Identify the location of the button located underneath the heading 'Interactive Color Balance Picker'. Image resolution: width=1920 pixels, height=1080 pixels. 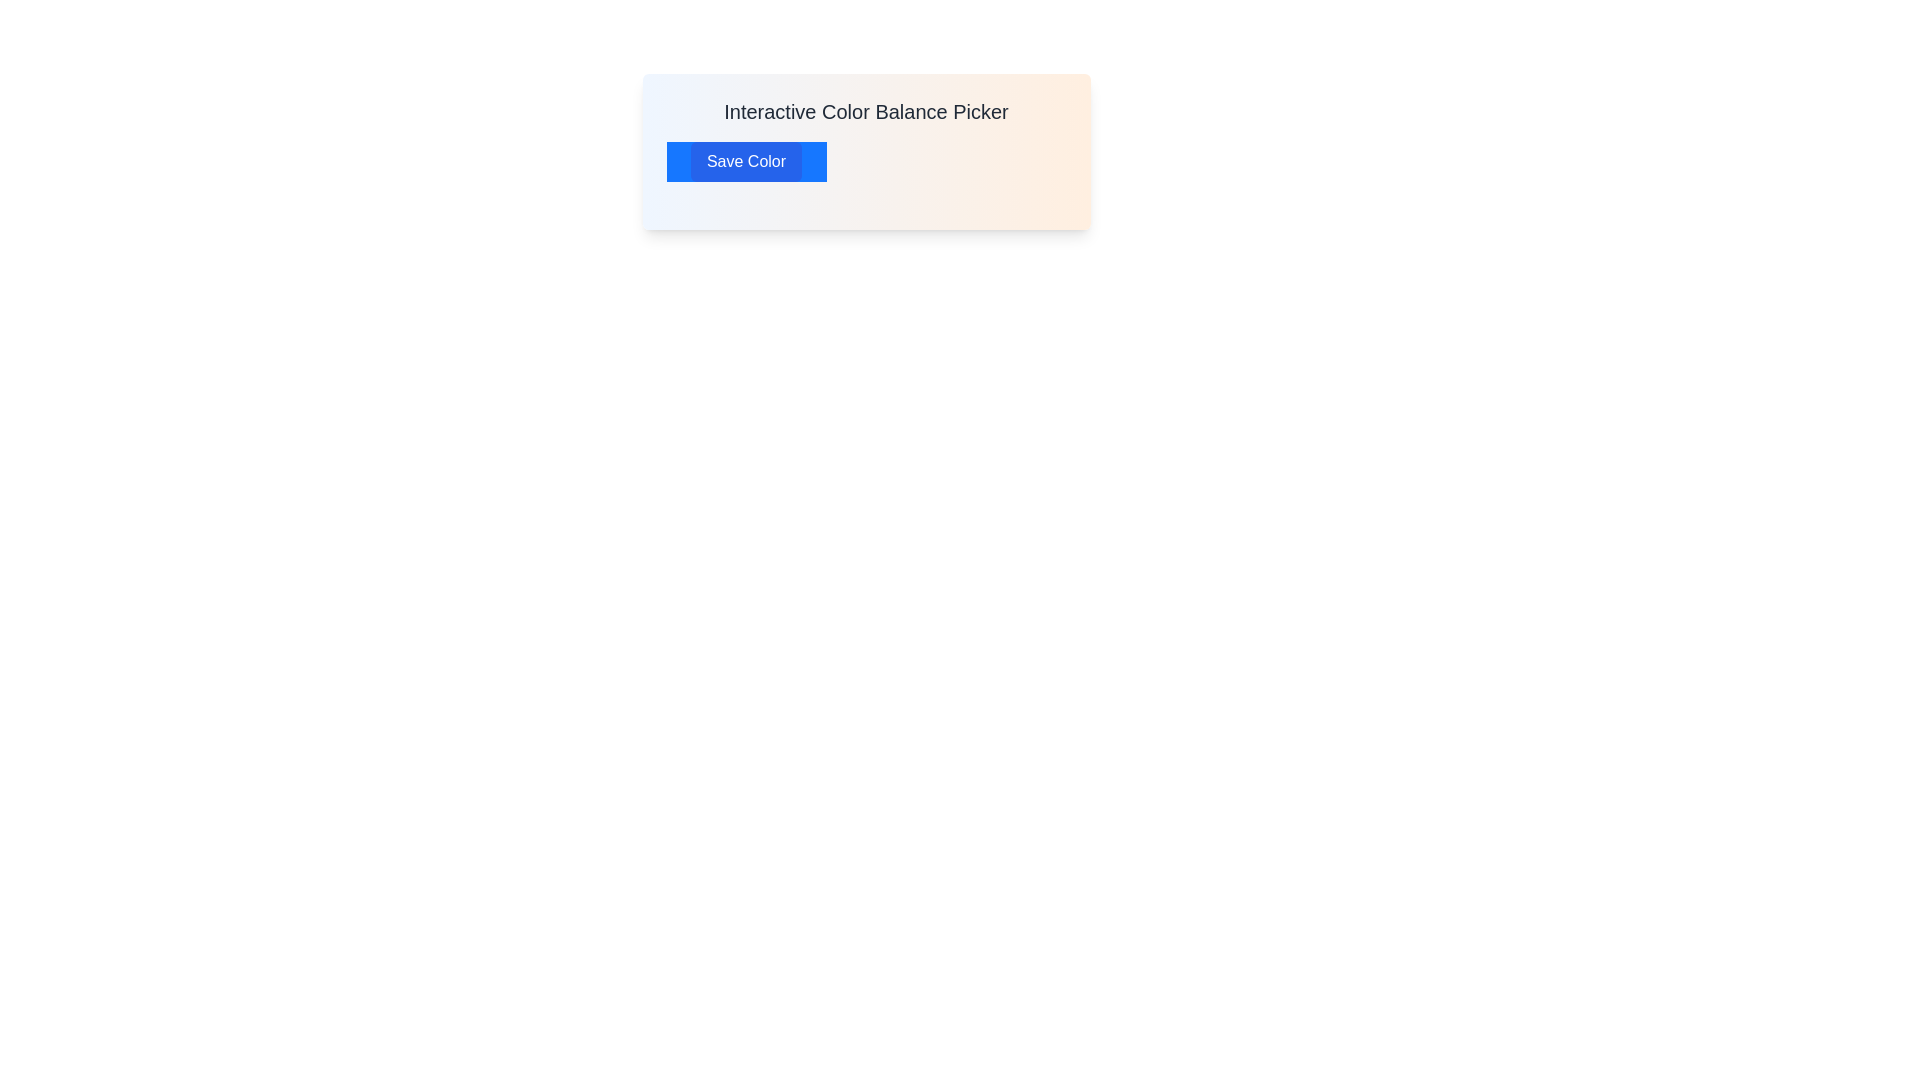
(745, 161).